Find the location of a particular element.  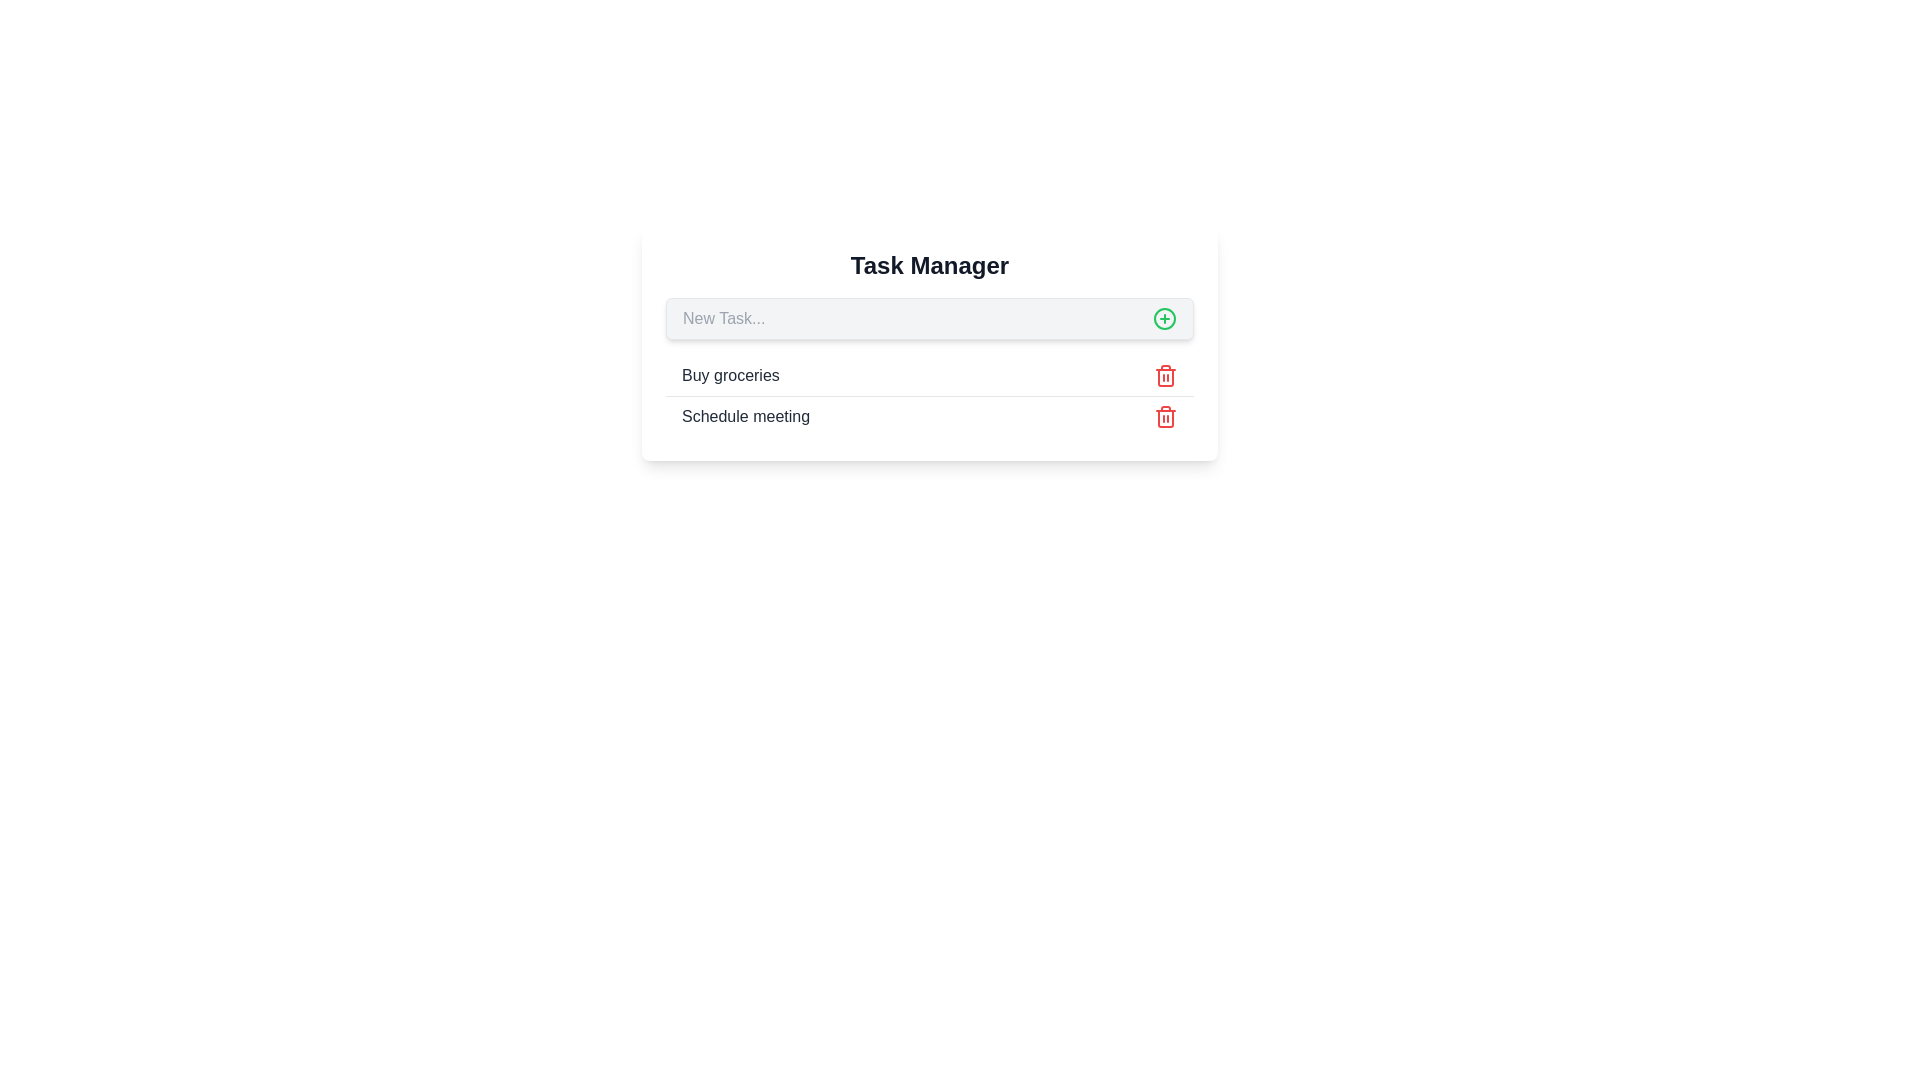

the trash can icon button for deleting the 'Schedule meeting' task to see context-specific options is located at coordinates (1166, 415).